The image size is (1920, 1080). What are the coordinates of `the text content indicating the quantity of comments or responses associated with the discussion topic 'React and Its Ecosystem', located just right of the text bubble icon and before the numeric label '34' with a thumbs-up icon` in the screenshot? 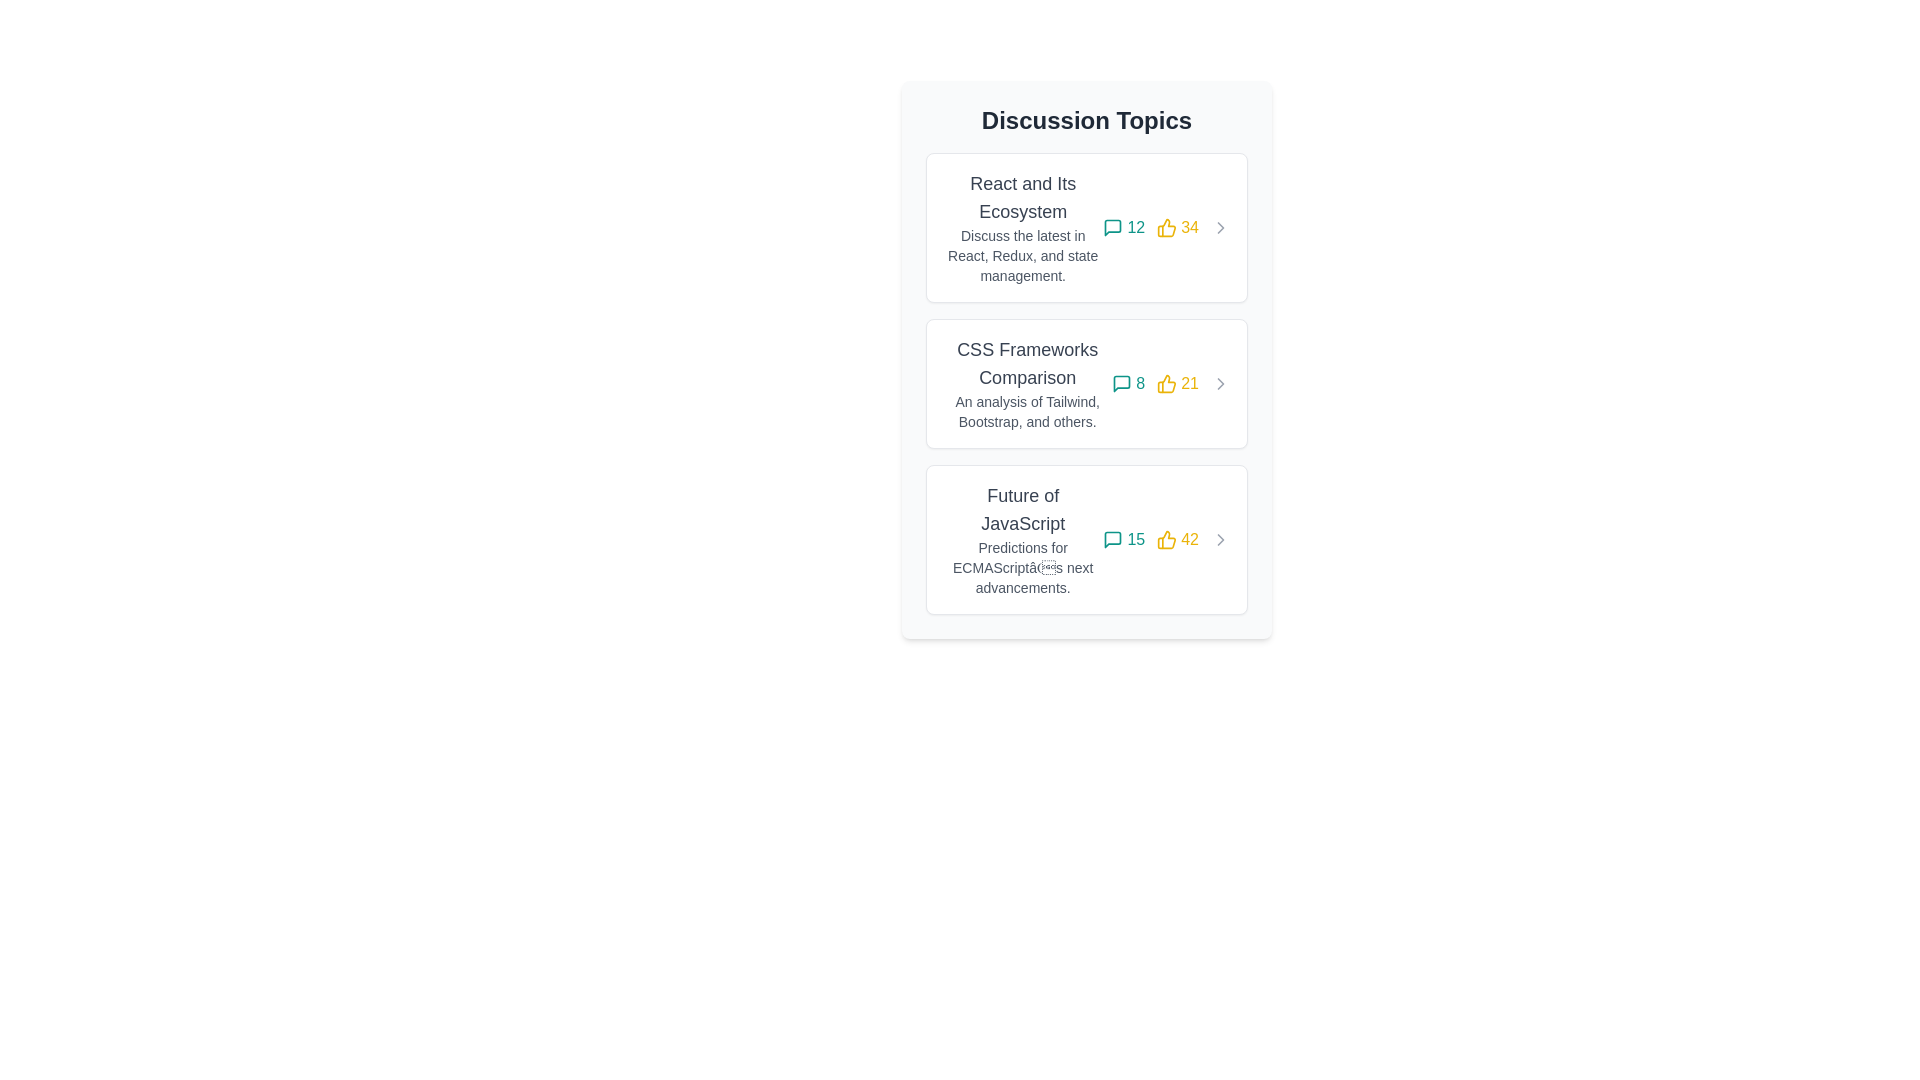 It's located at (1136, 226).